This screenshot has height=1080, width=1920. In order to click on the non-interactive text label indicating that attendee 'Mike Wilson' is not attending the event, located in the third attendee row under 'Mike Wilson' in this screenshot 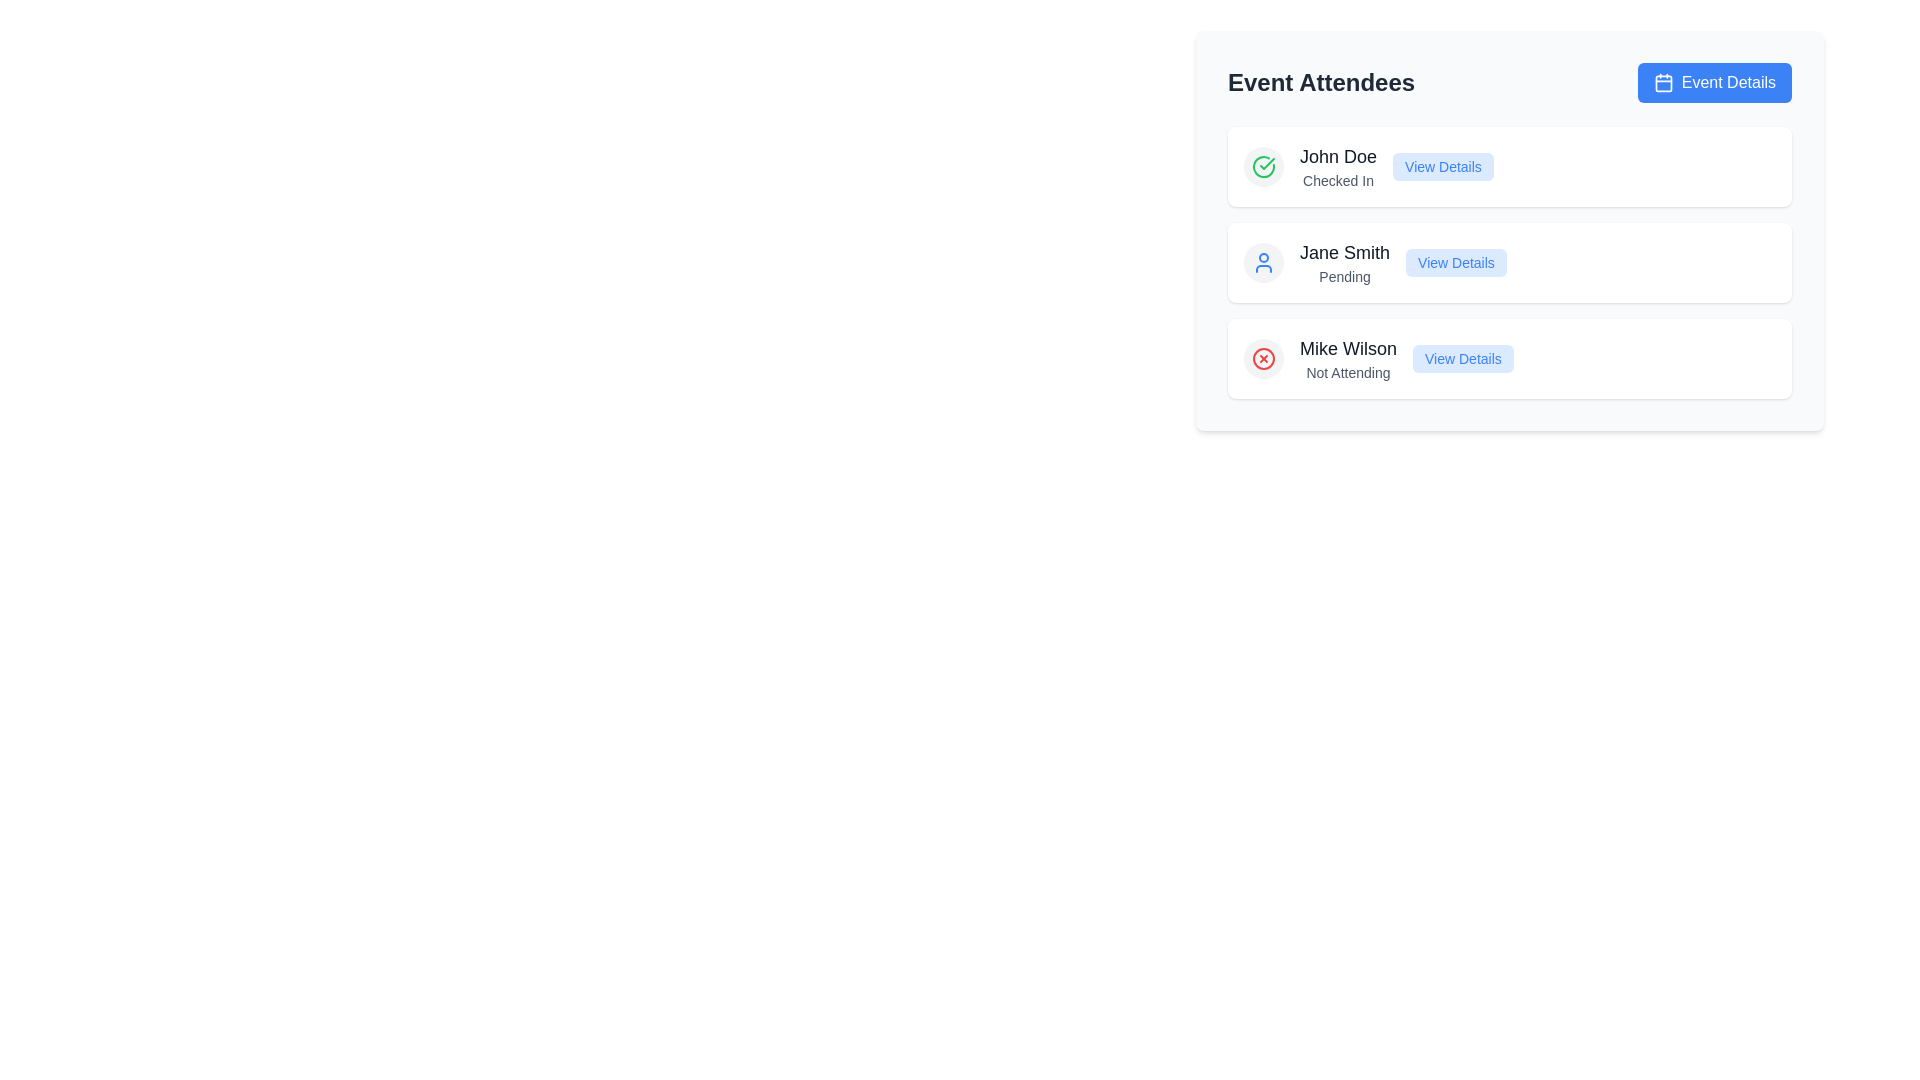, I will do `click(1348, 373)`.